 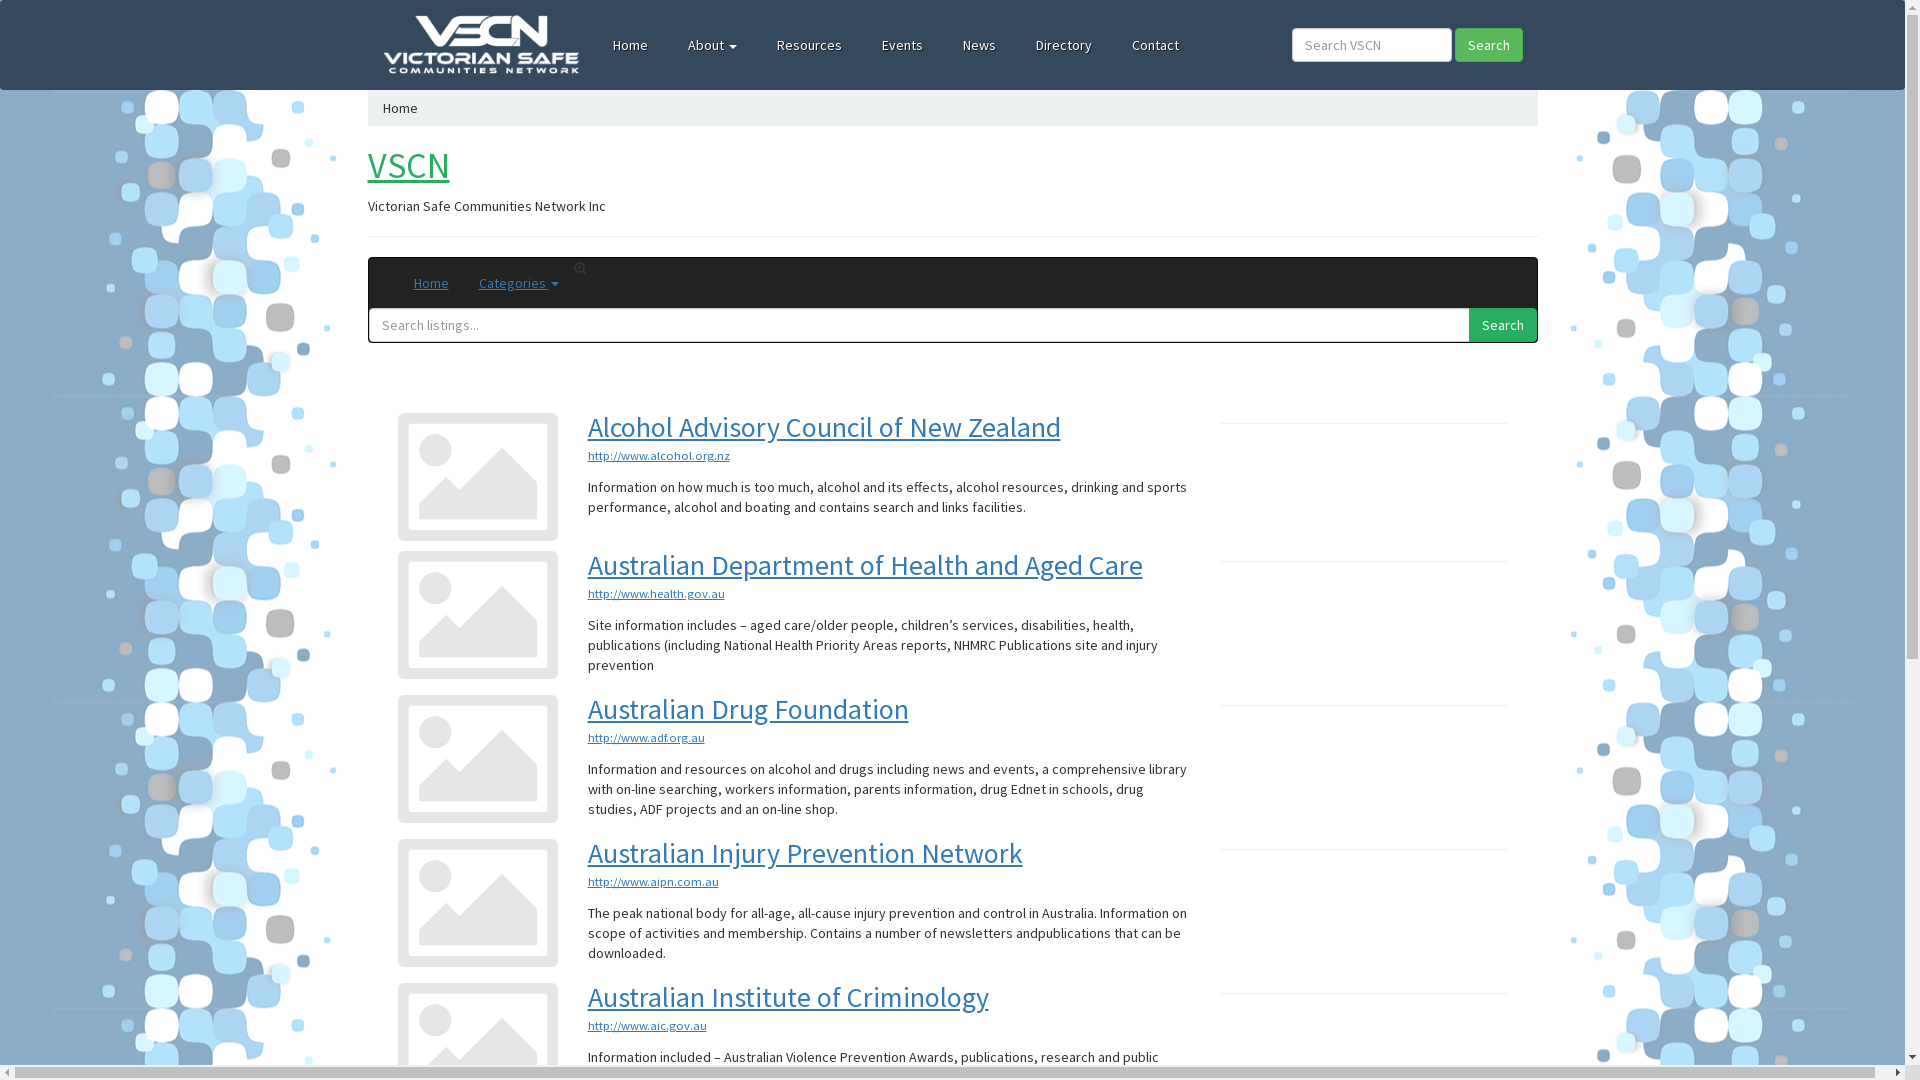 What do you see at coordinates (809, 45) in the screenshot?
I see `'Resources'` at bounding box center [809, 45].